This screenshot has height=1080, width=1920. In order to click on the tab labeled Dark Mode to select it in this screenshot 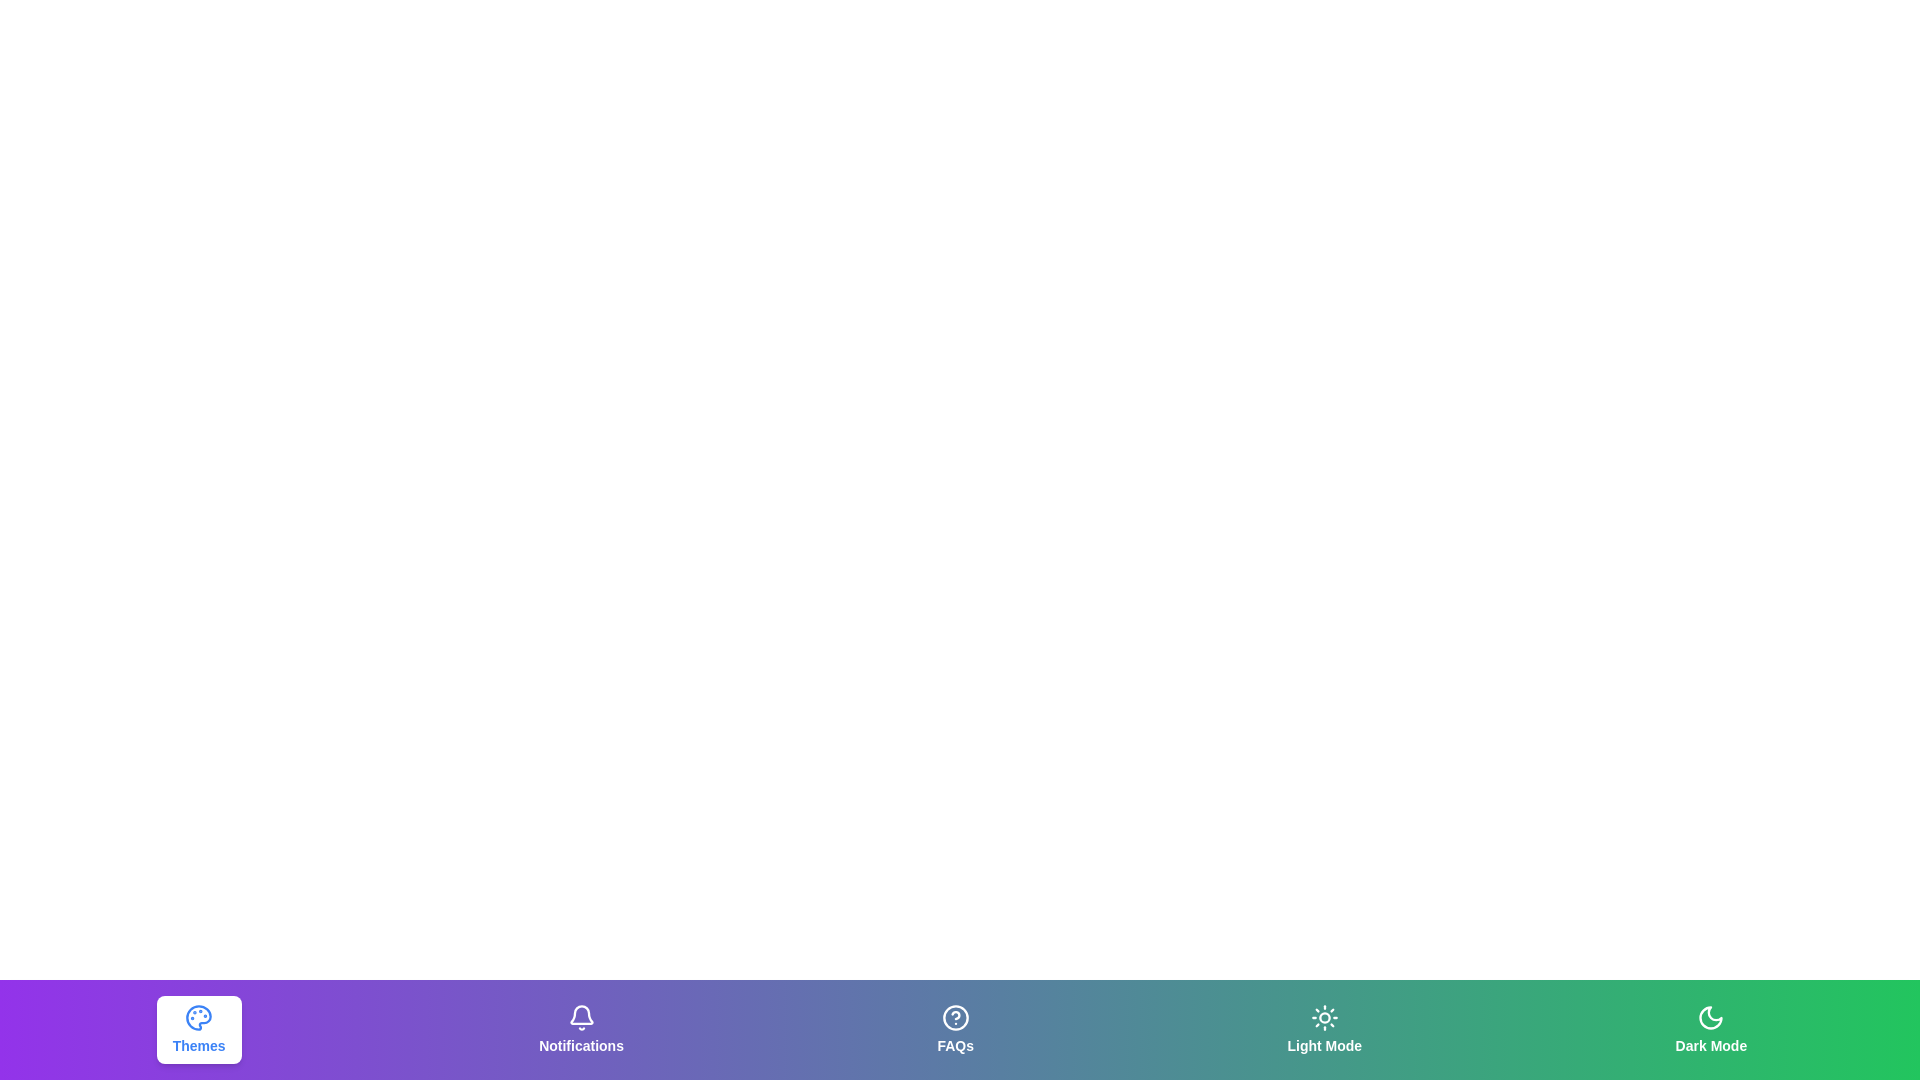, I will do `click(1709, 1029)`.